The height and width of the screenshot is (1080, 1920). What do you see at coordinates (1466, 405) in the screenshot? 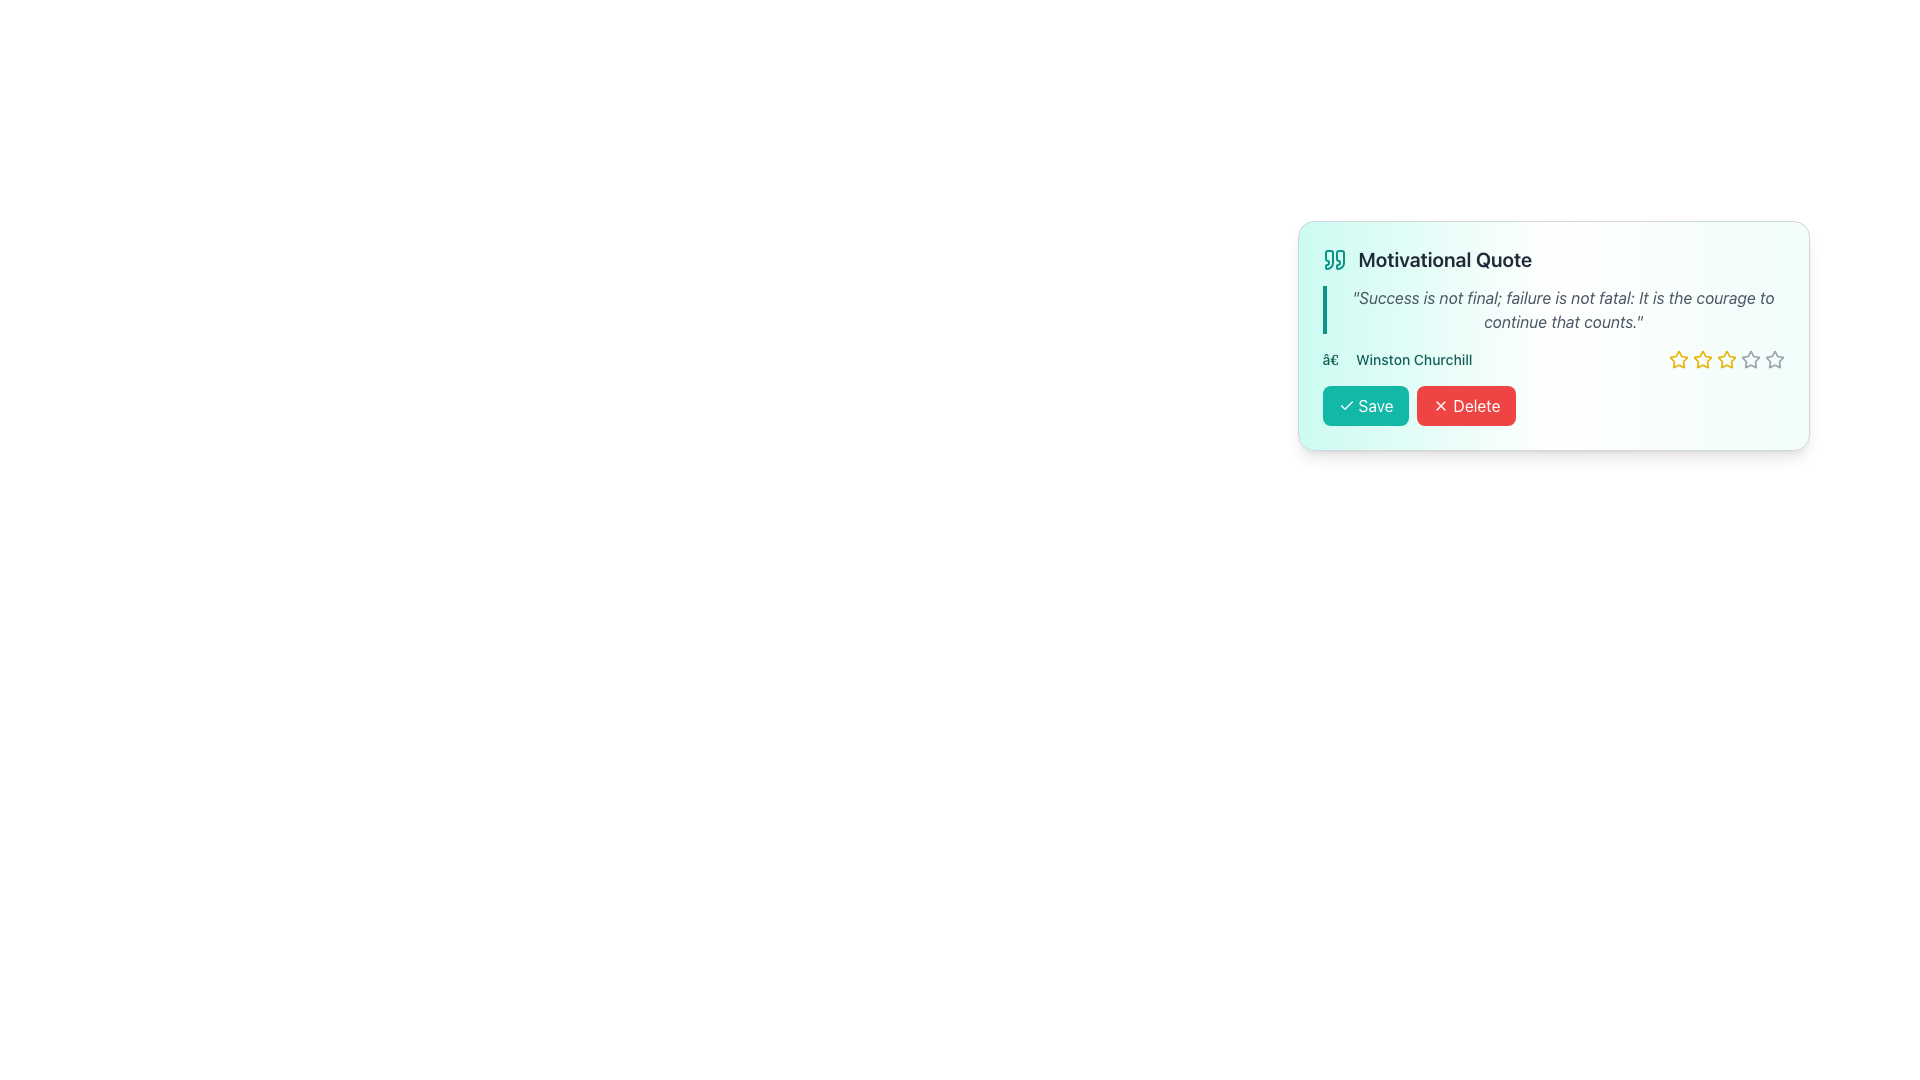
I see `the red 'Delete' button with a white text label and a cross icon` at bounding box center [1466, 405].